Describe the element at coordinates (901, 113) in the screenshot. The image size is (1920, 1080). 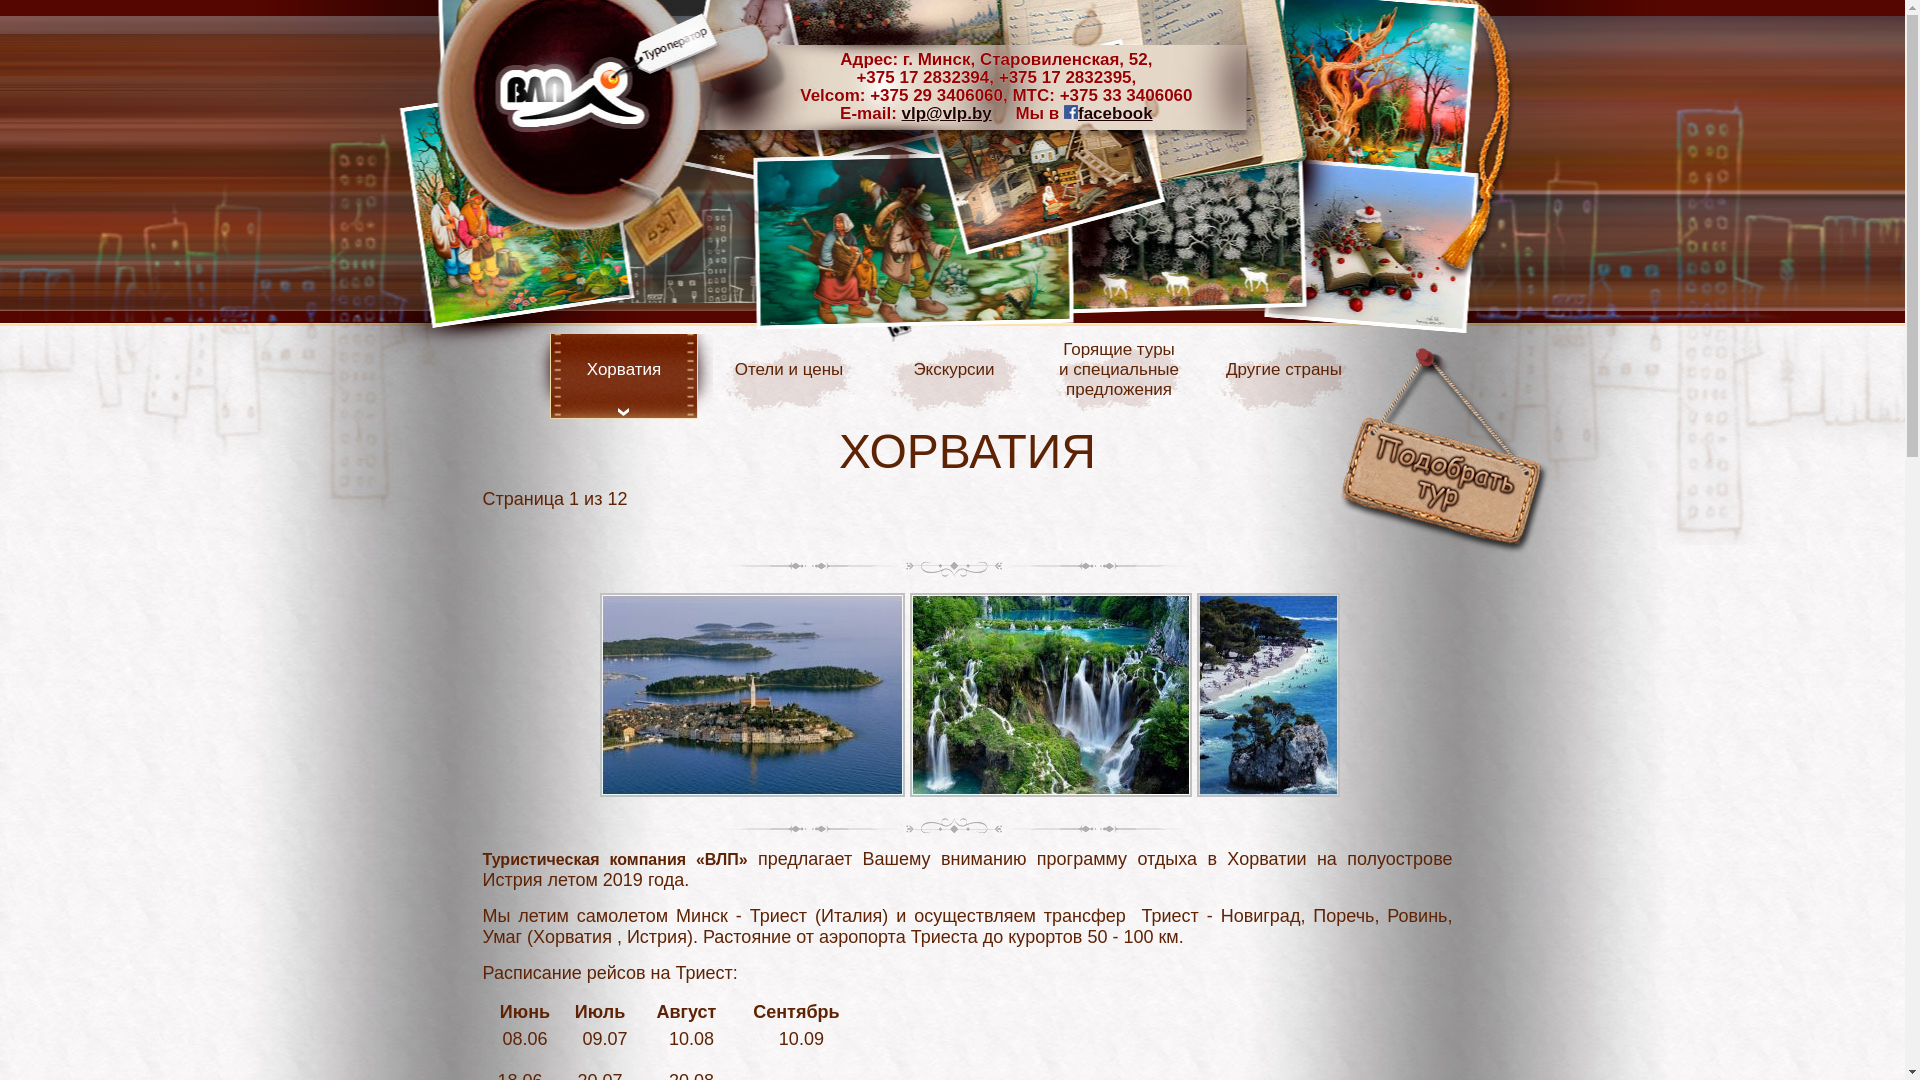
I see `'vlp@vlp.by'` at that location.